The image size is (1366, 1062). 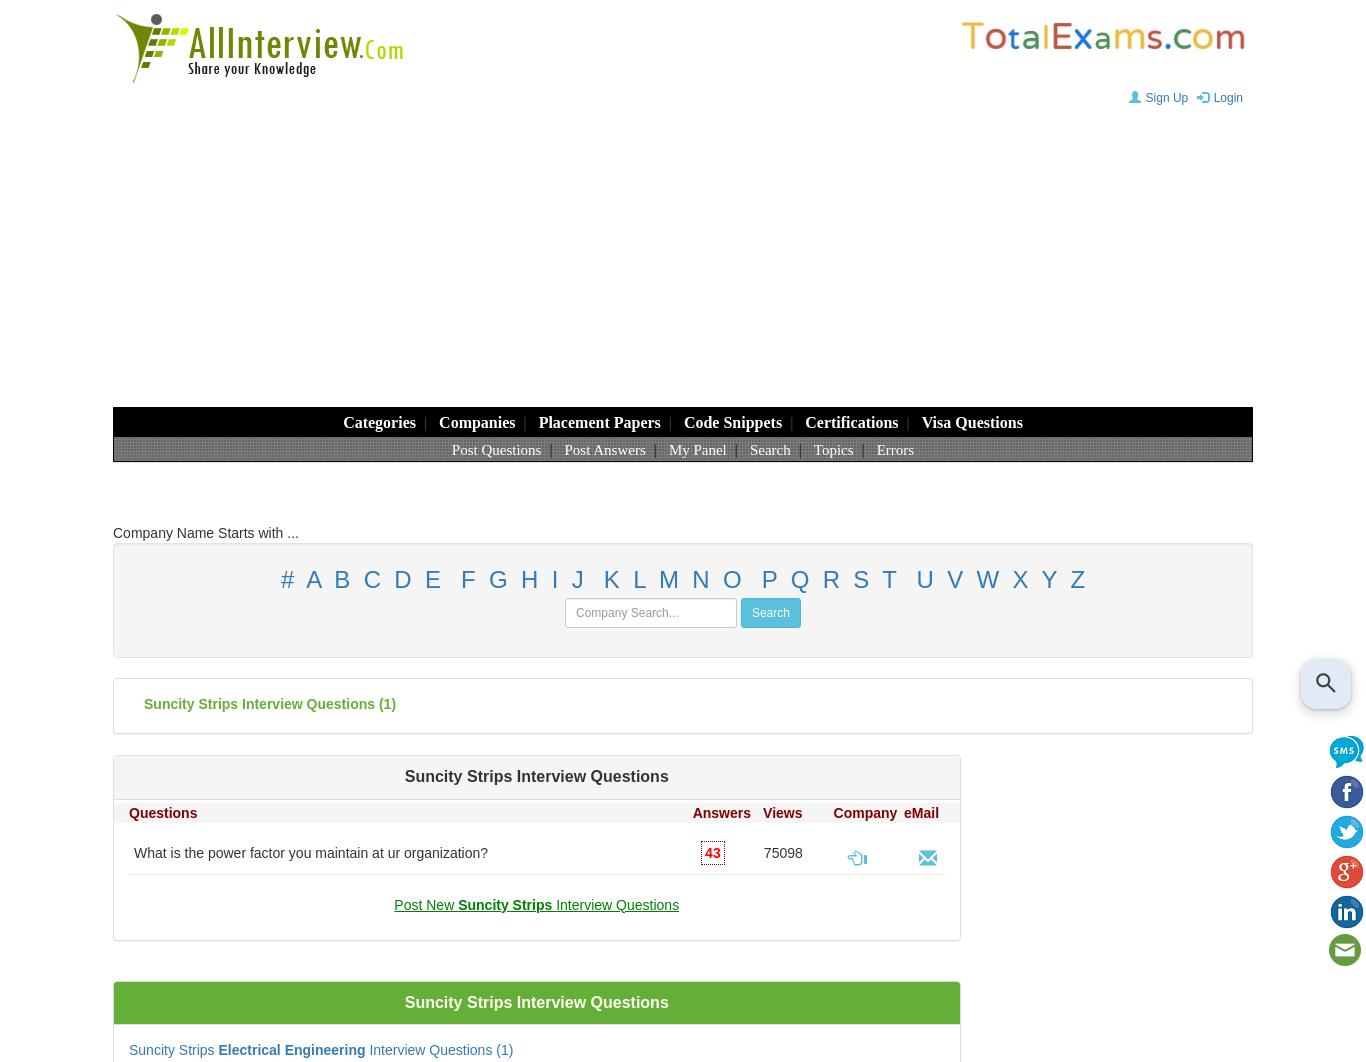 What do you see at coordinates (732, 579) in the screenshot?
I see `'O'` at bounding box center [732, 579].